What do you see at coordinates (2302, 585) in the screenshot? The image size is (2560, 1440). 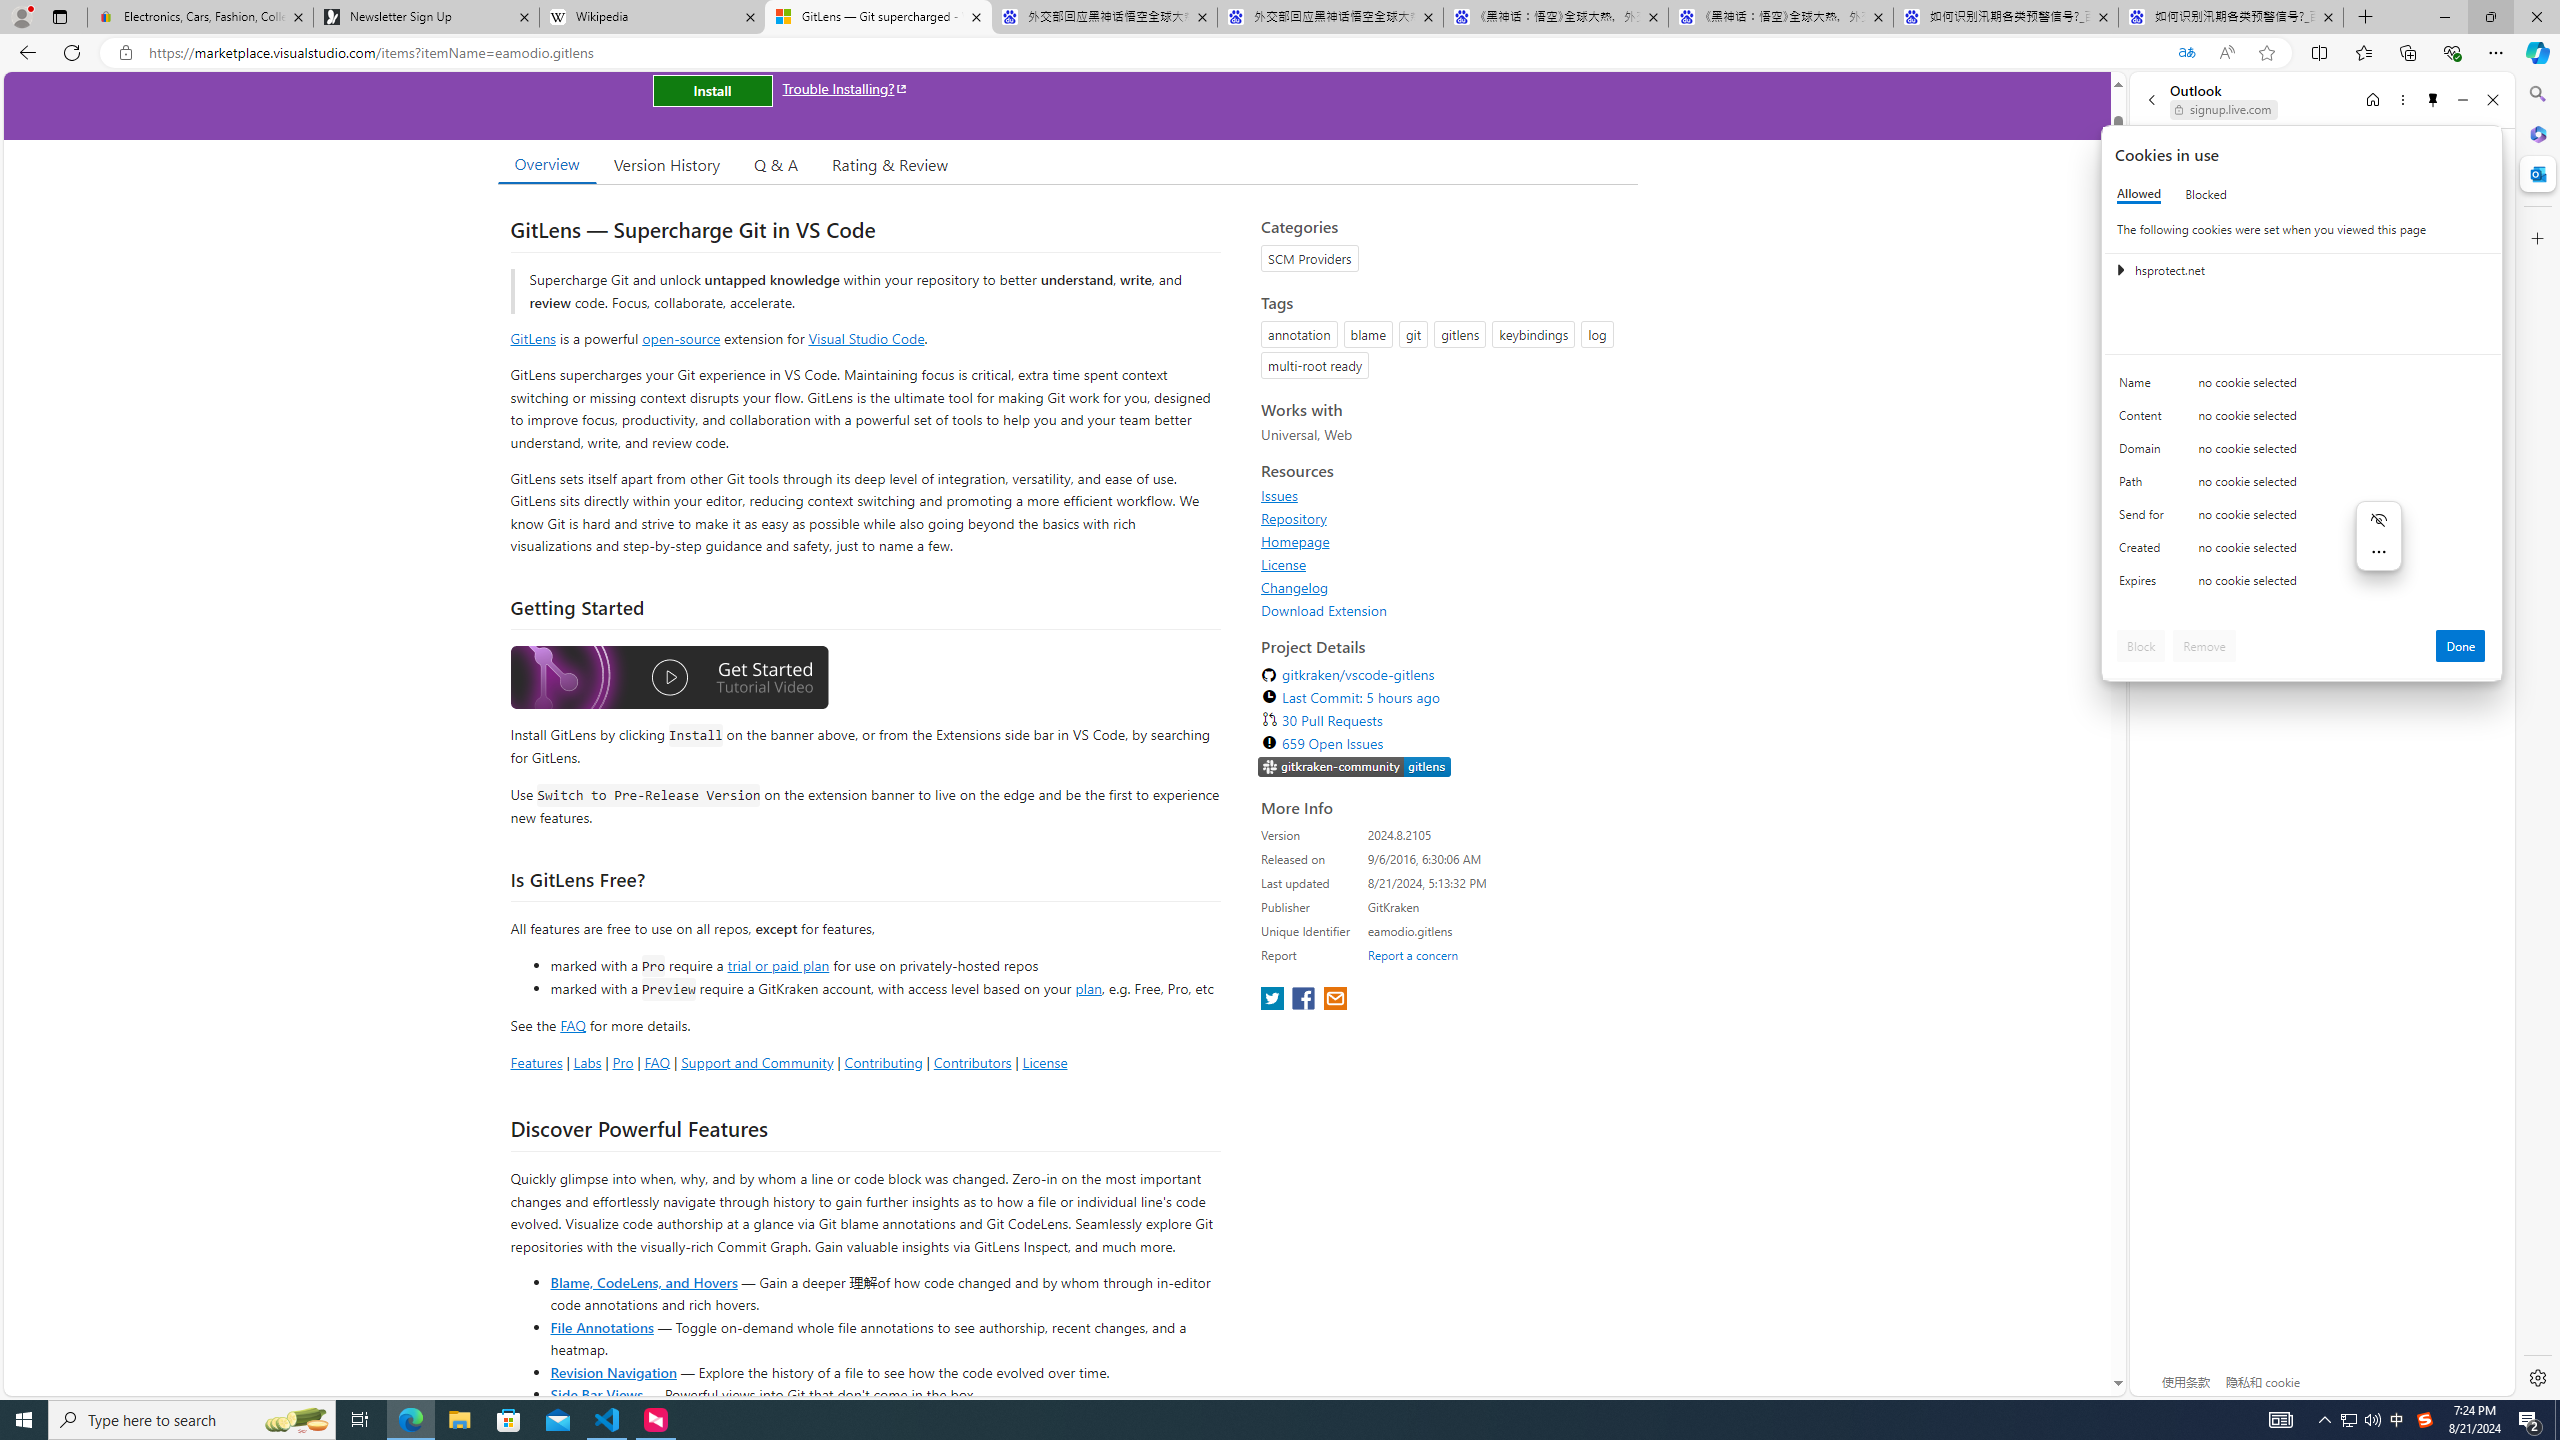 I see `'Class: c0153 c0157'` at bounding box center [2302, 585].